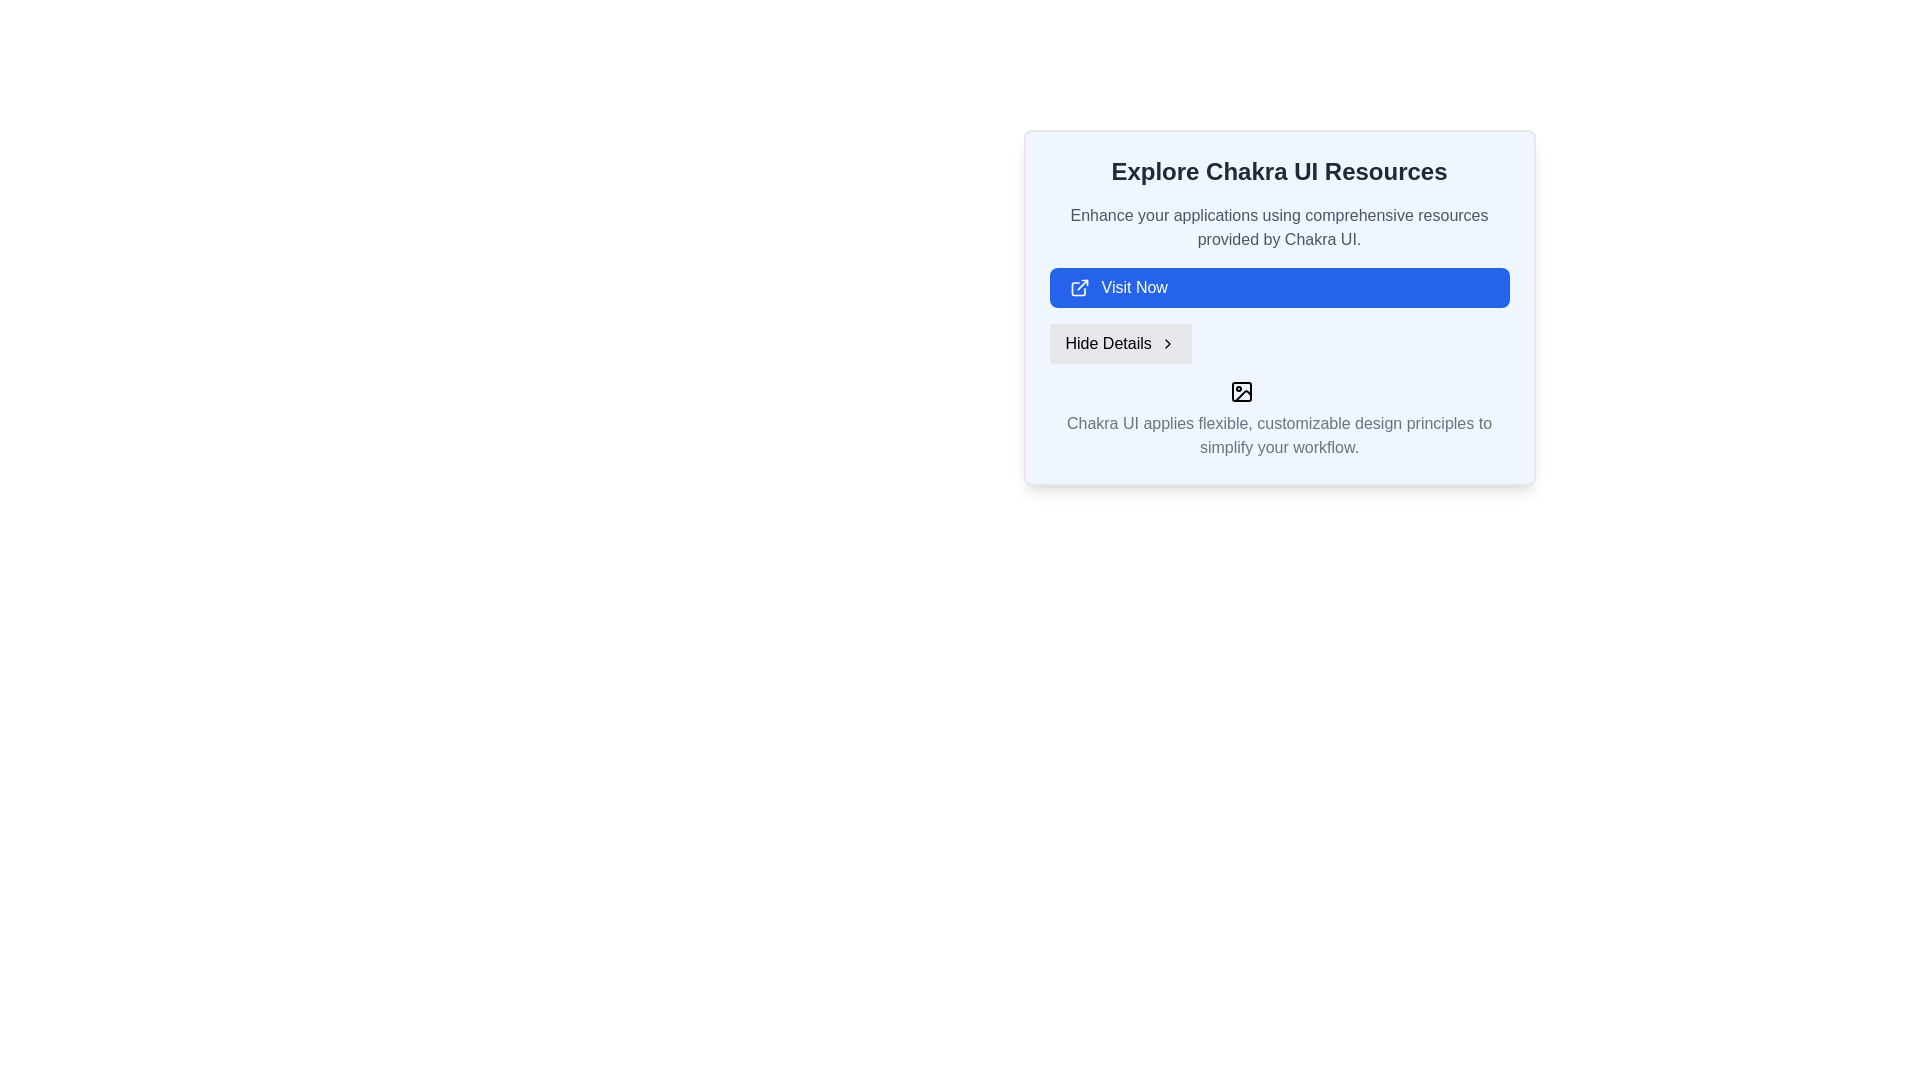 The image size is (1920, 1080). I want to click on the external link icon located to the left of the 'Visit Now' text in the button, so click(1078, 288).